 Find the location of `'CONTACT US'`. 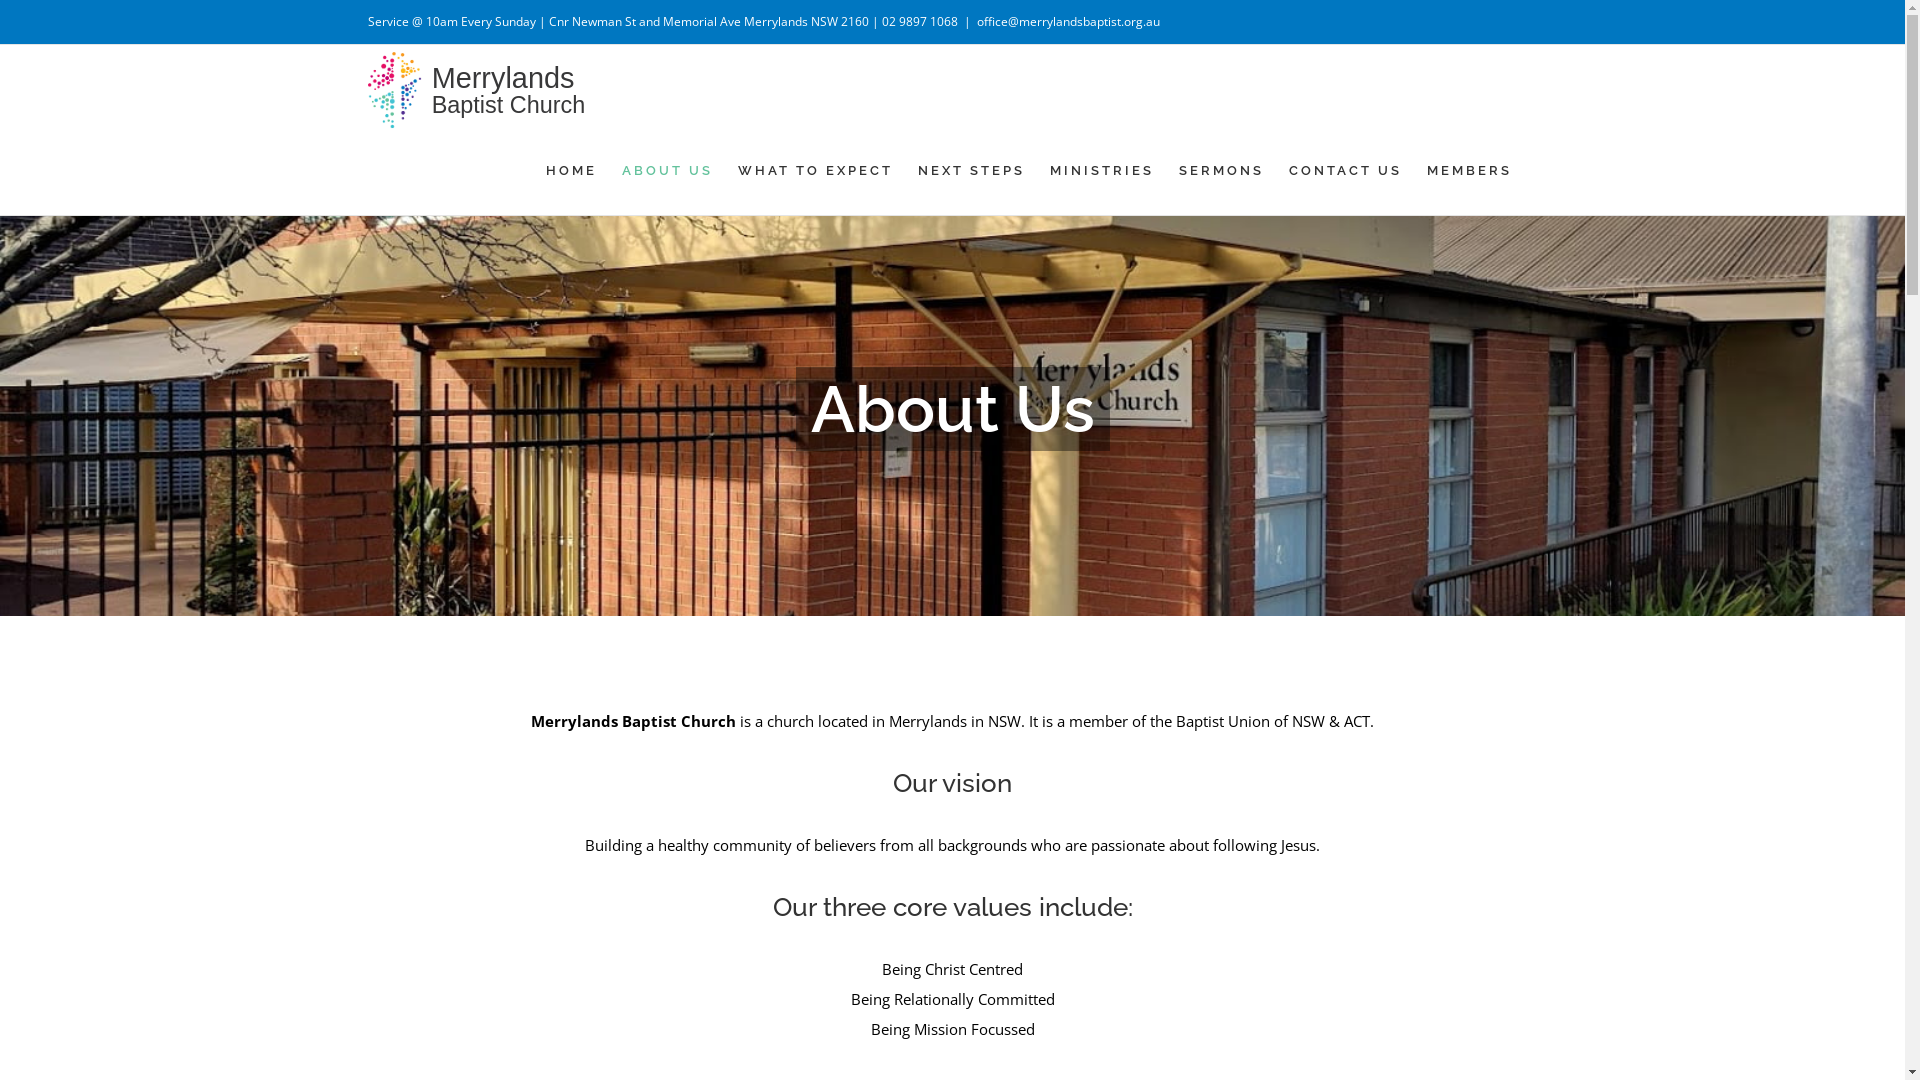

'CONTACT US' is located at coordinates (1345, 168).